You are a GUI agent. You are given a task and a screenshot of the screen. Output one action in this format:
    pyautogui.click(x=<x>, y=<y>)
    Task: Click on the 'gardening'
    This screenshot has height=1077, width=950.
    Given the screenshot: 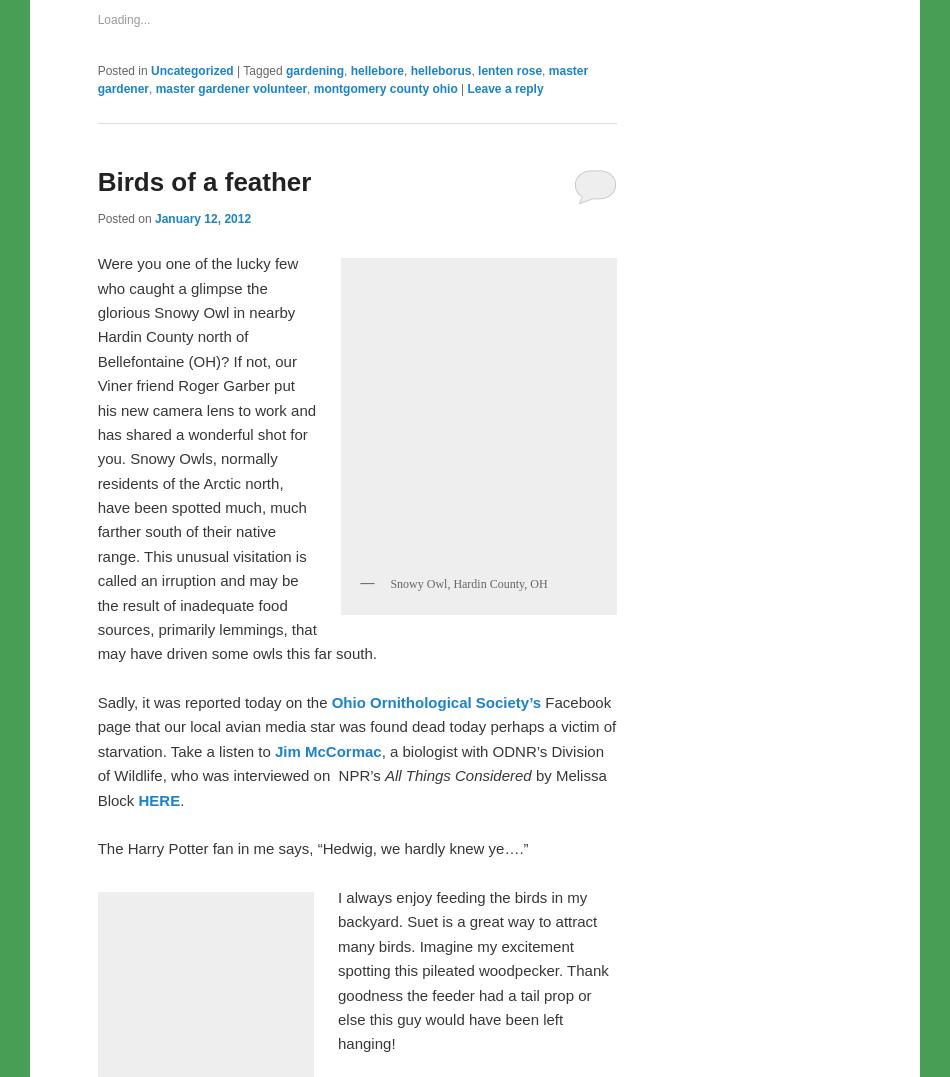 What is the action you would take?
    pyautogui.click(x=314, y=490)
    